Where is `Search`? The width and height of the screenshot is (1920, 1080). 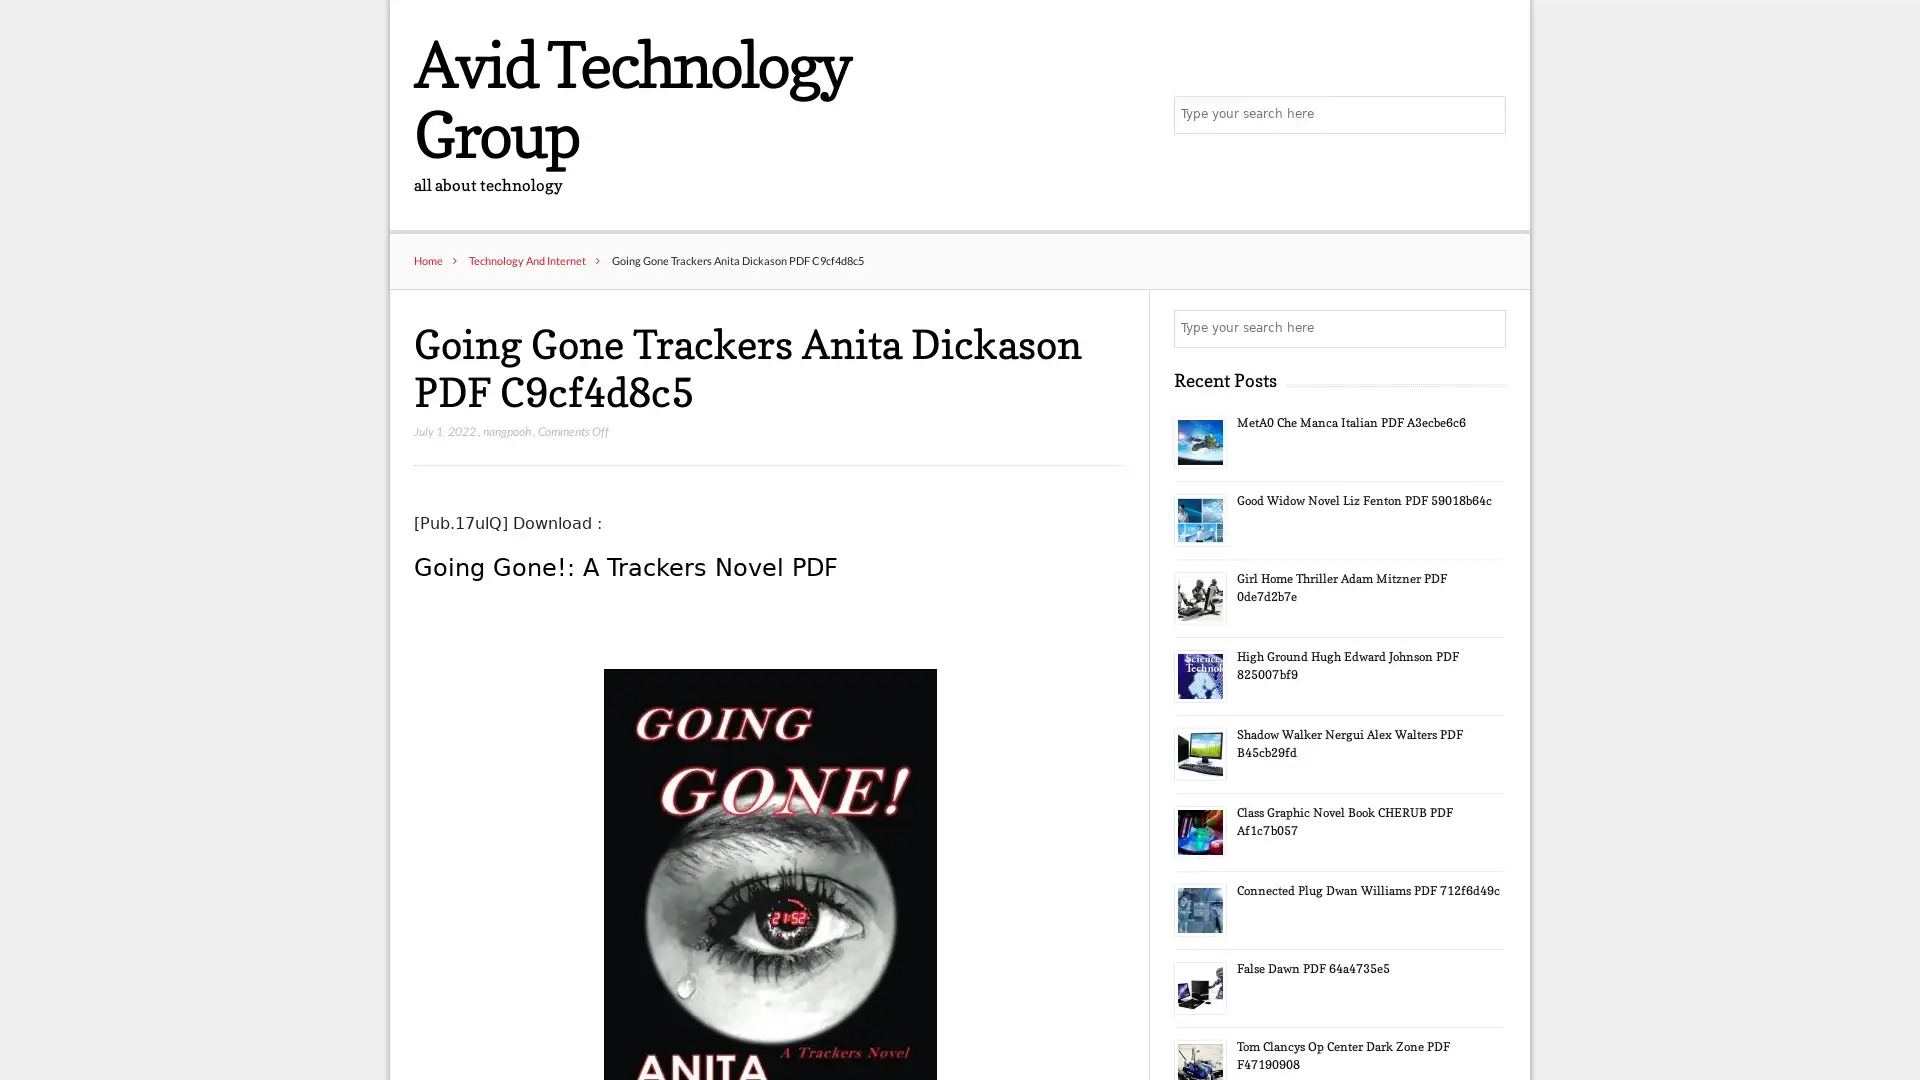
Search is located at coordinates (1485, 115).